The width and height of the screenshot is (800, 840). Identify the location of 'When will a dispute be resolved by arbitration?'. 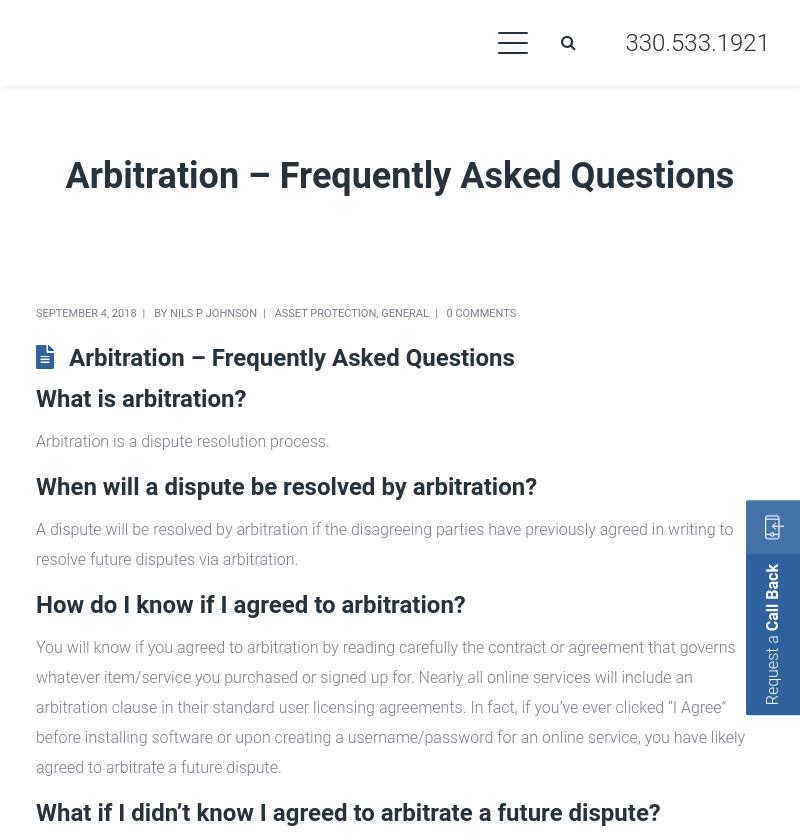
(286, 487).